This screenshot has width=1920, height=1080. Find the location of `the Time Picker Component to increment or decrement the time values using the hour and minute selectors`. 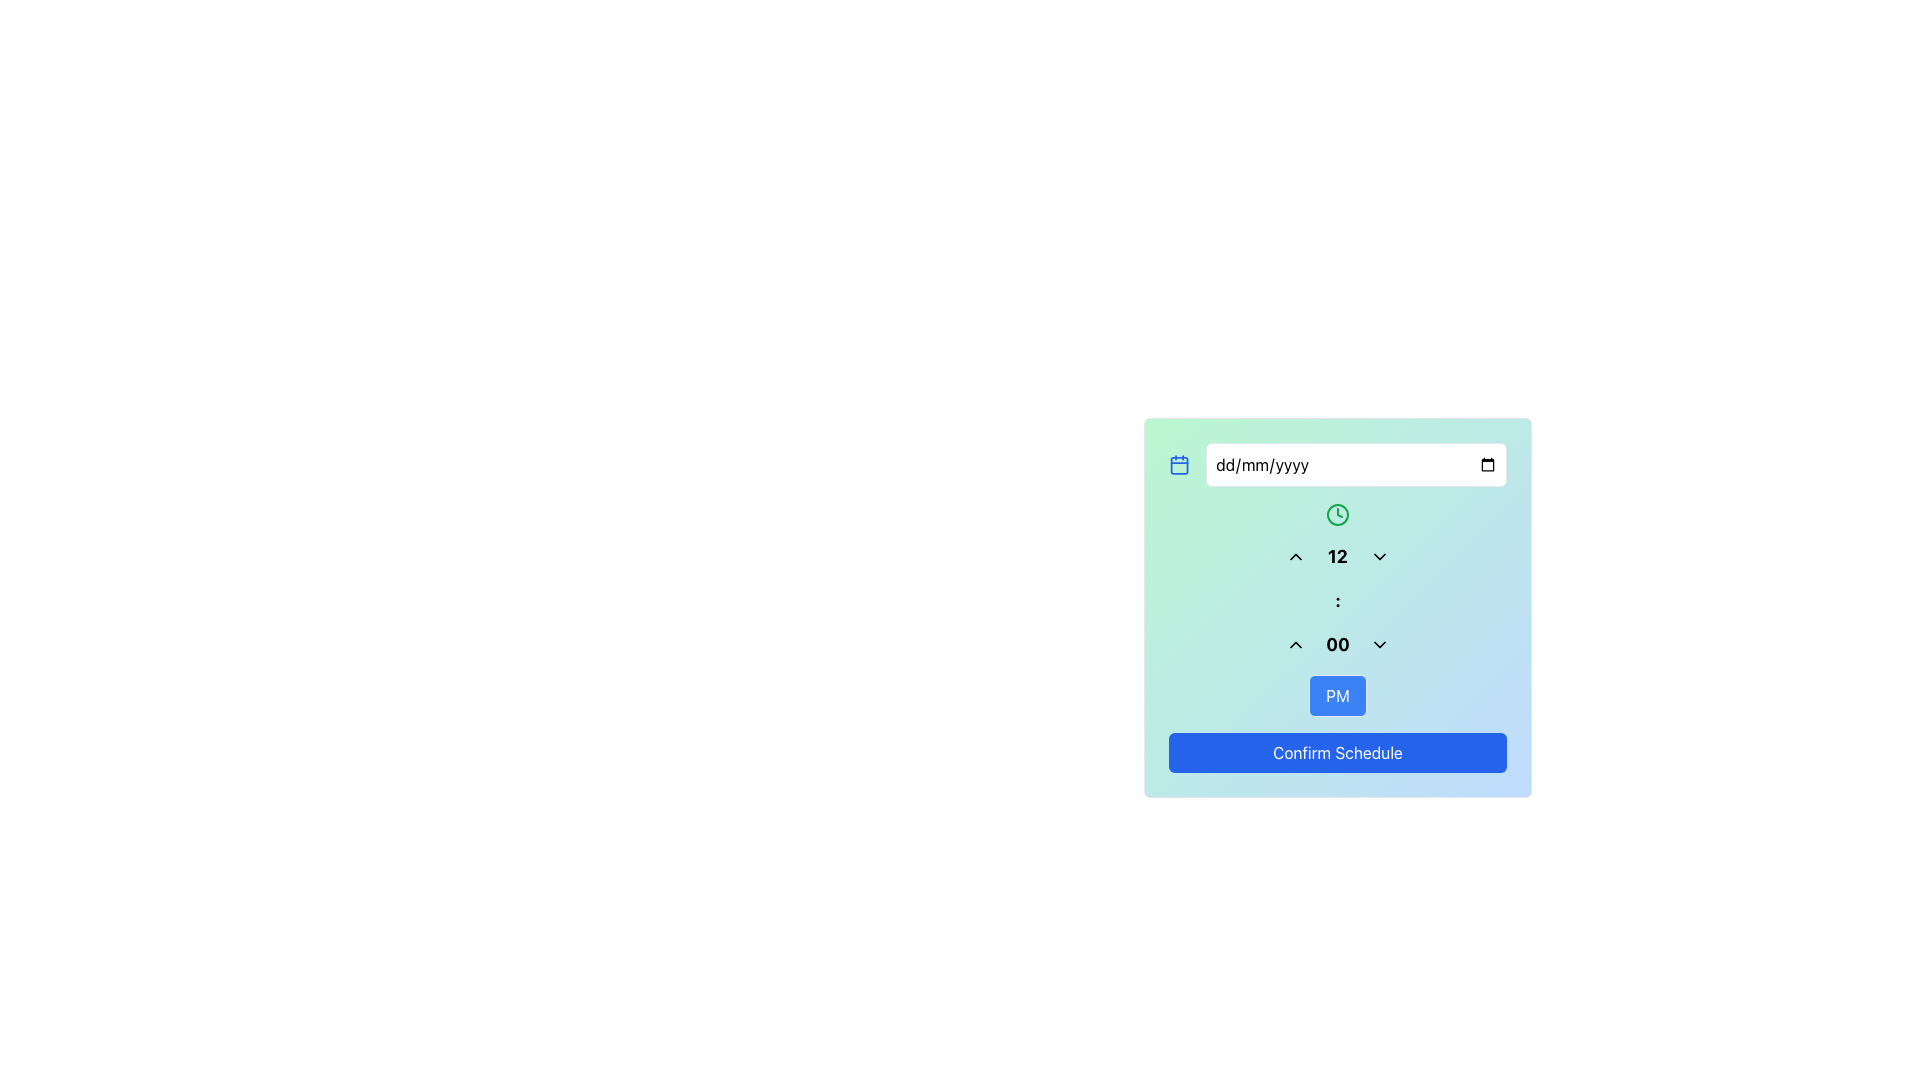

the Time Picker Component to increment or decrement the time values using the hour and minute selectors is located at coordinates (1338, 608).